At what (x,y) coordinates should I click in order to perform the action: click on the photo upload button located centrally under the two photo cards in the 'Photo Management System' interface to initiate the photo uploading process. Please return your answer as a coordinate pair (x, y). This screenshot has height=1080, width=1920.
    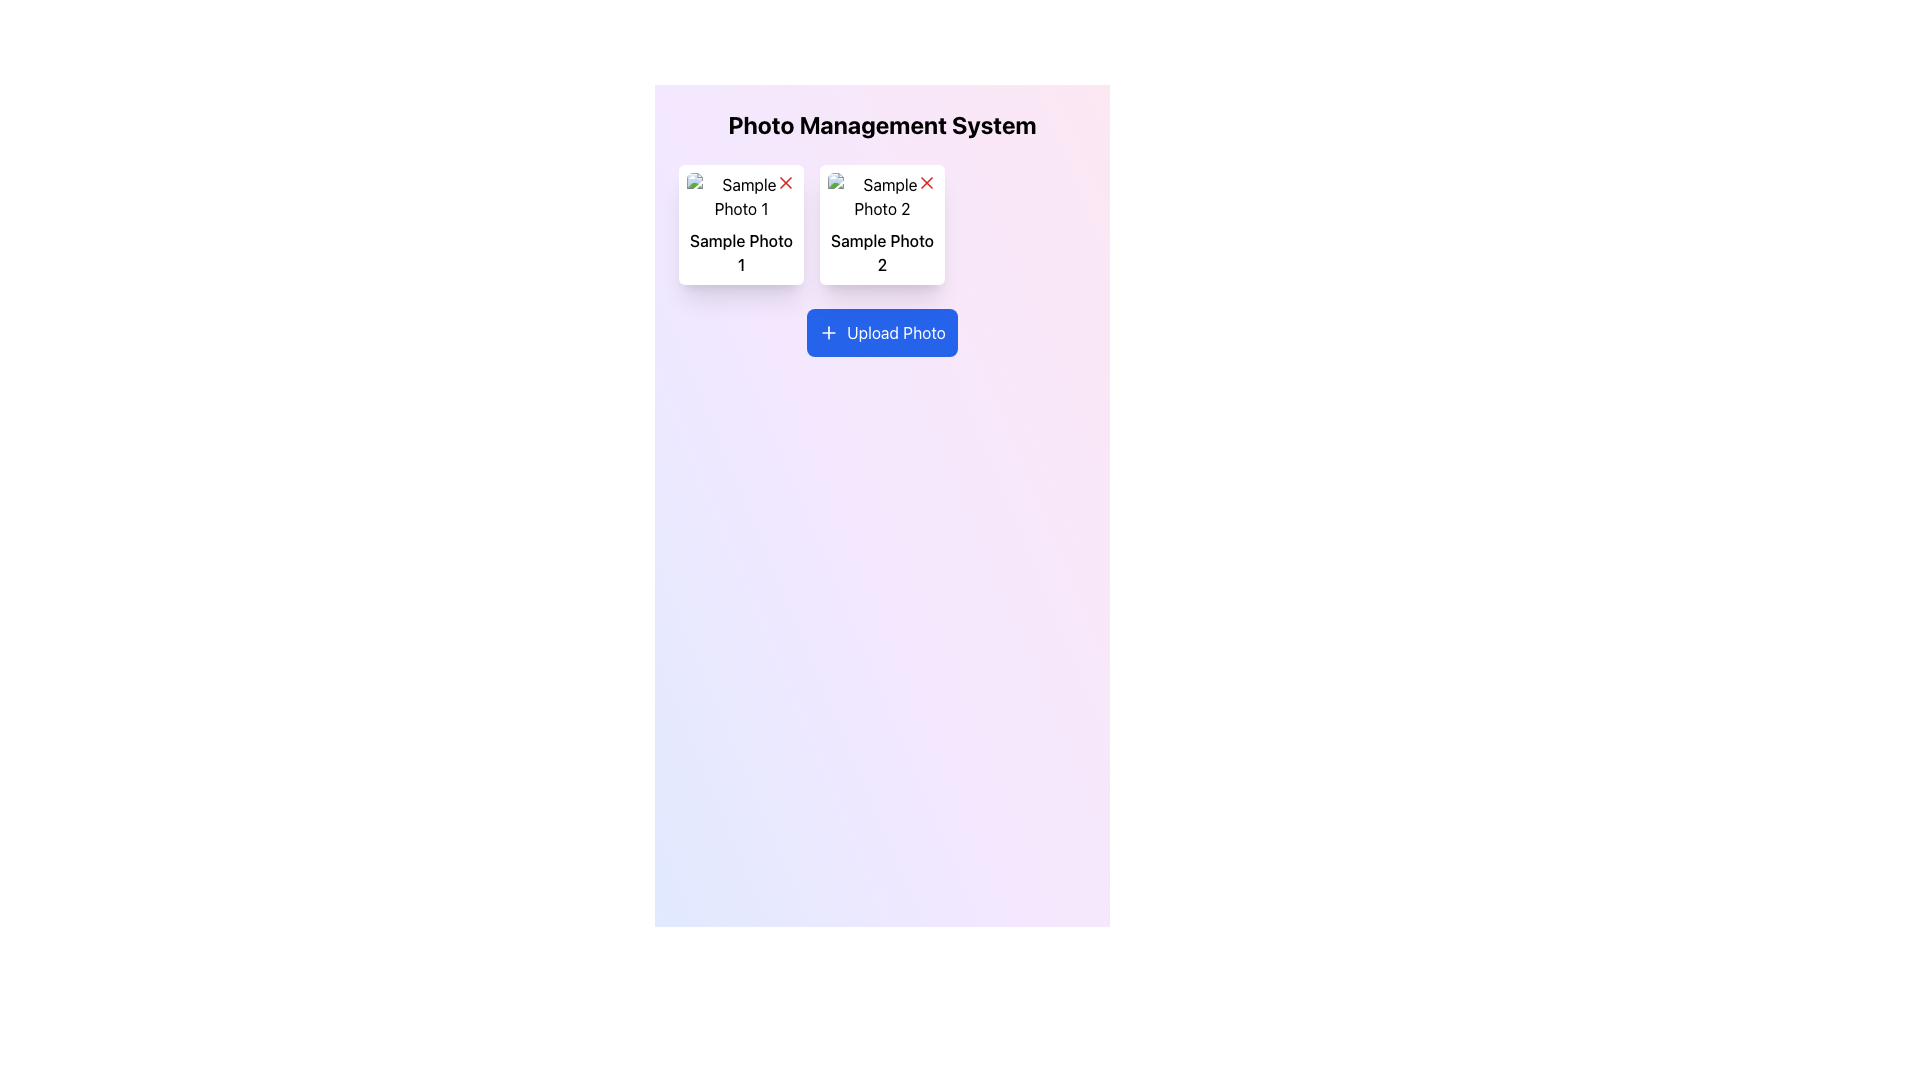
    Looking at the image, I should click on (881, 331).